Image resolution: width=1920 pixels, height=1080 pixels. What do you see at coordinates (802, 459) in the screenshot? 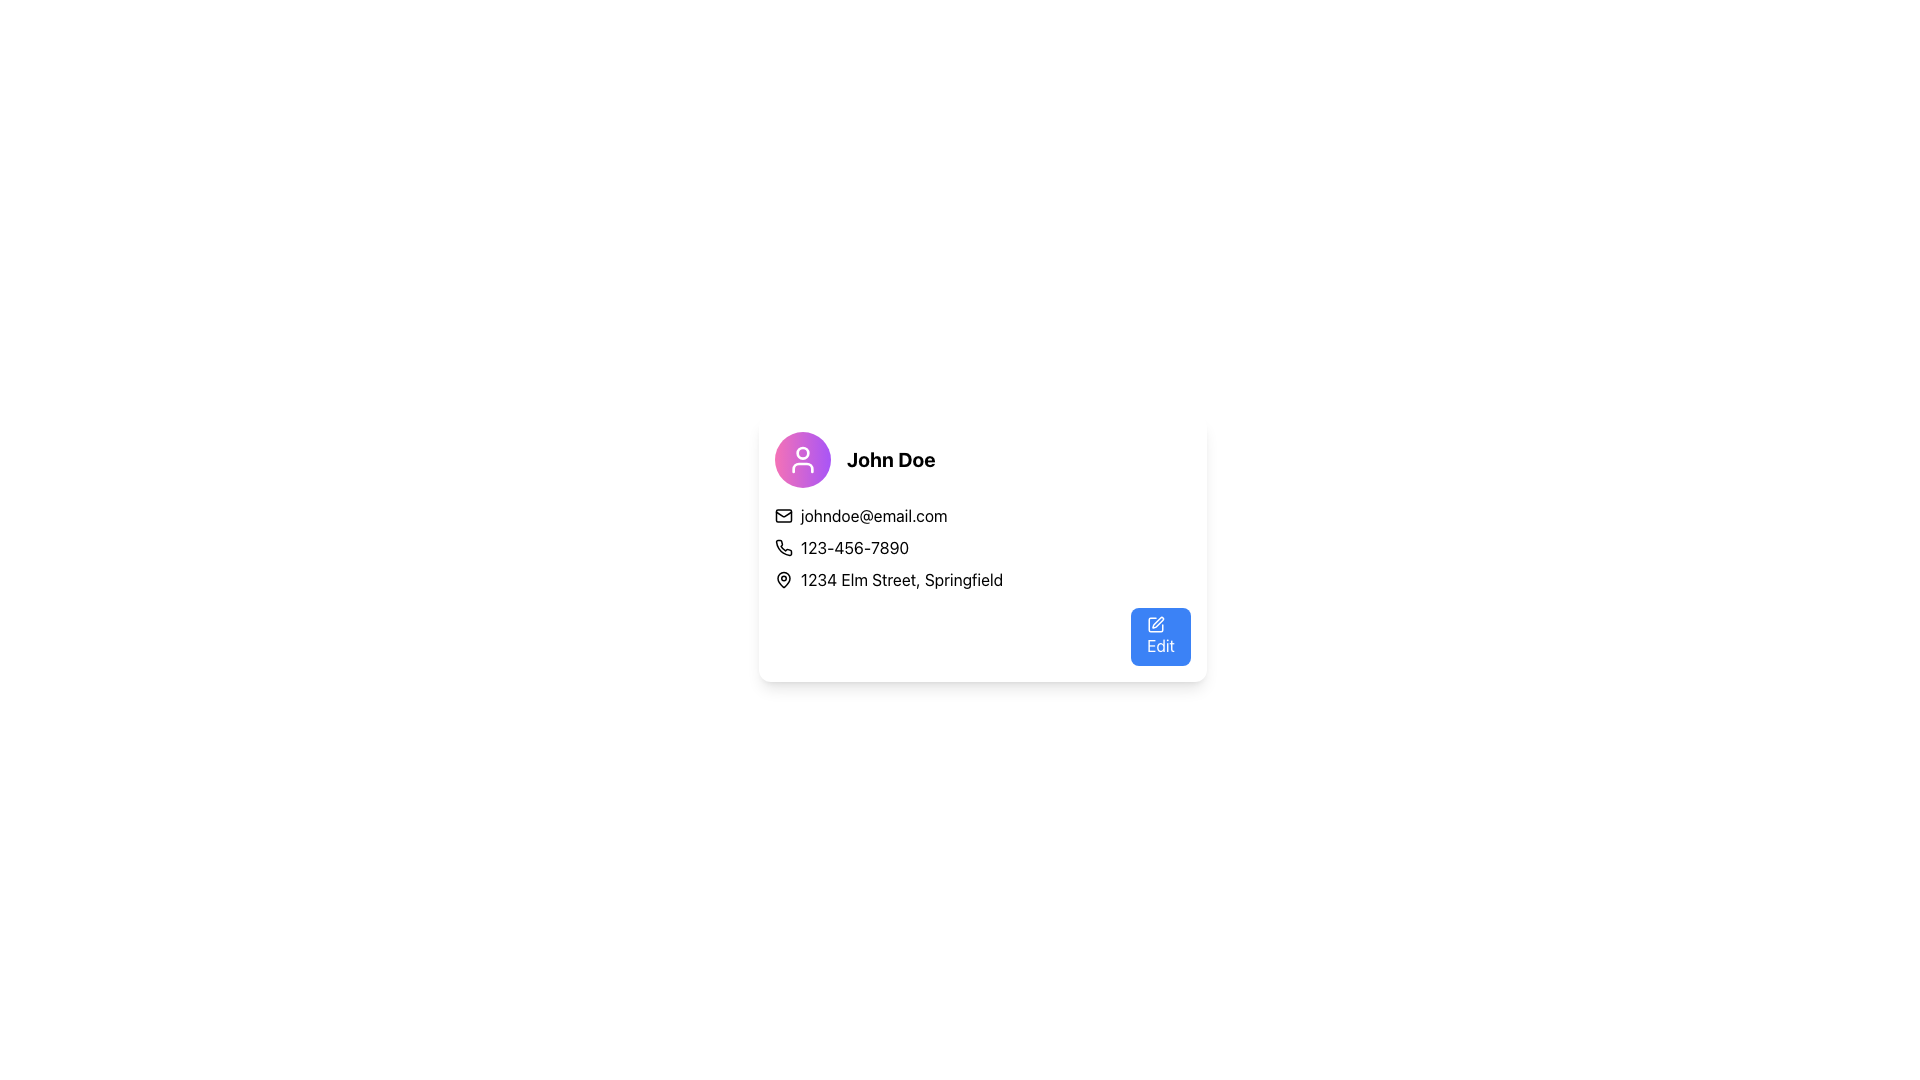
I see `the user profile icon located in the top-left corner of the user card, which serves as an avatar for the user, positioned to the left of the user name 'John Doe'` at bounding box center [802, 459].